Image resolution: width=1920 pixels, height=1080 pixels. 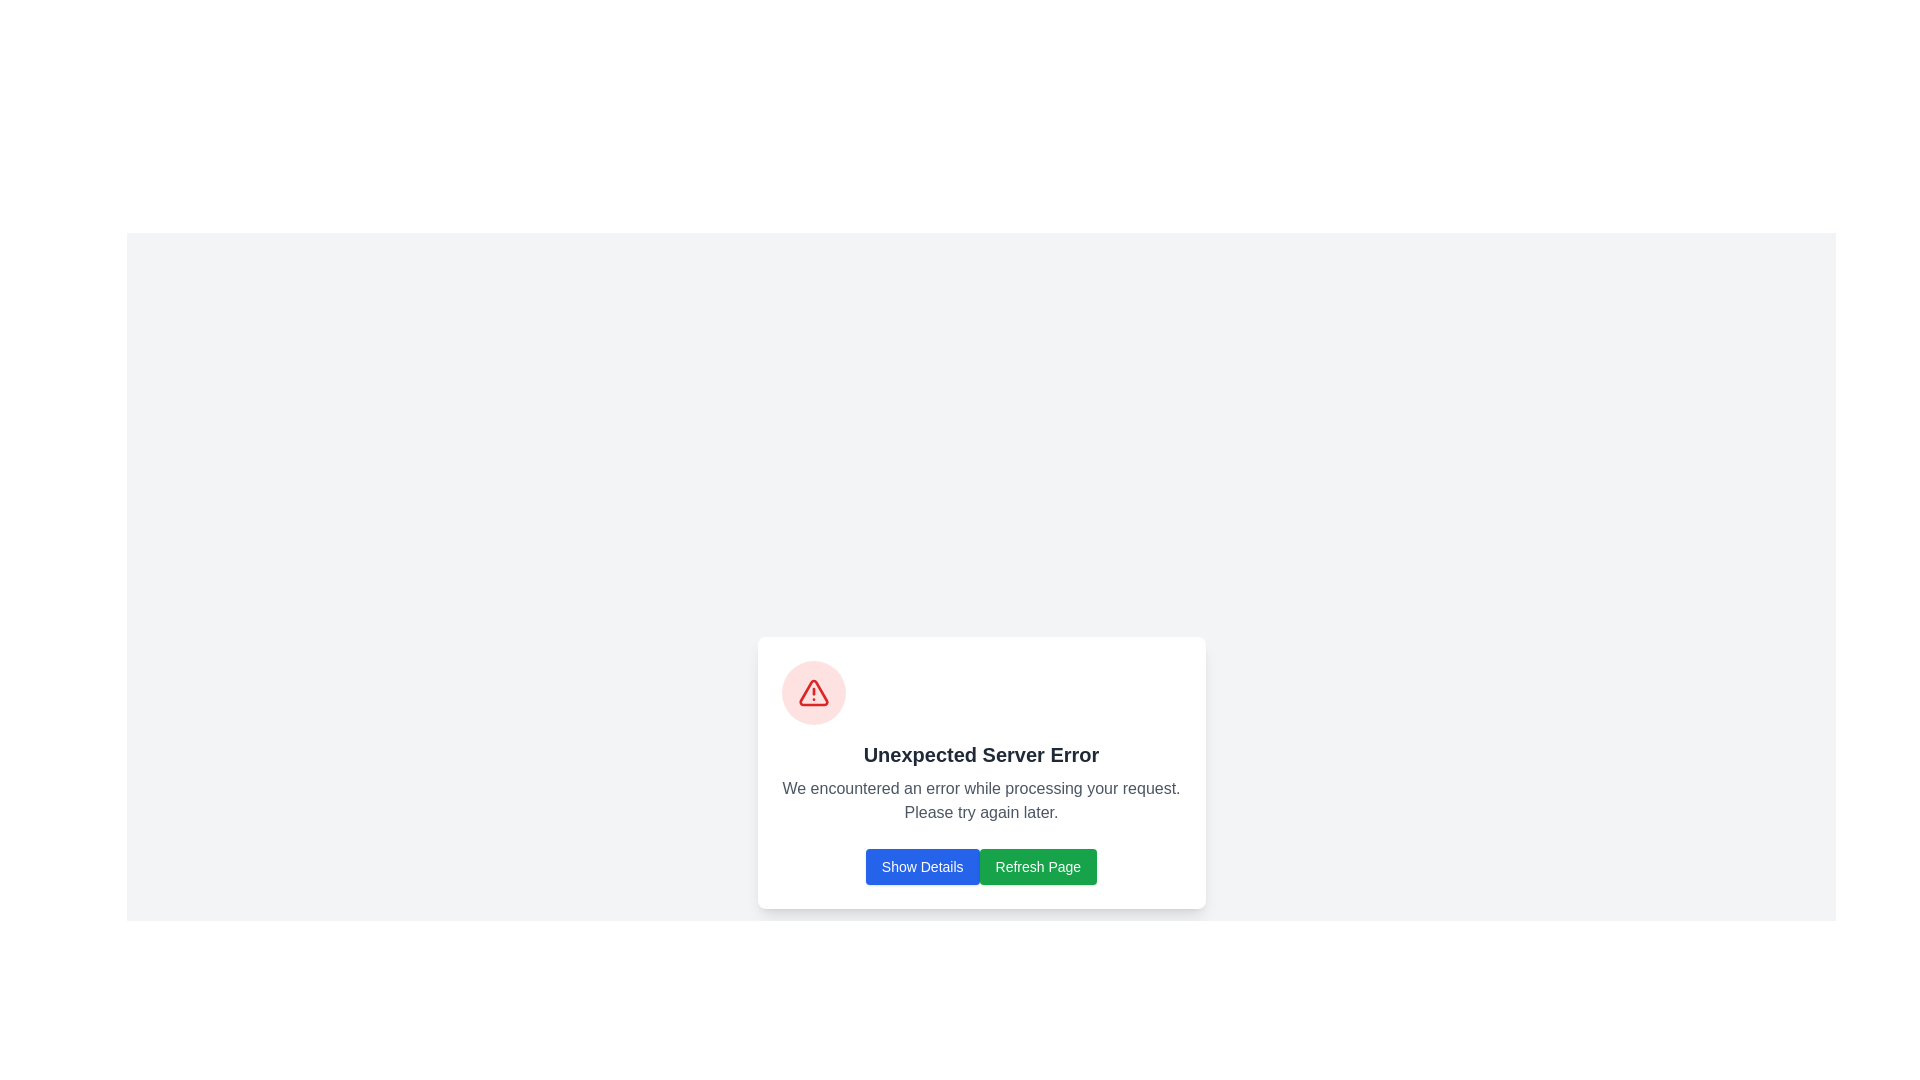 What do you see at coordinates (1037, 866) in the screenshot?
I see `the 'Refresh Page' button, which is a green rectangular button with rounded corners located to the right of the 'Show Details' button in the dialog box` at bounding box center [1037, 866].